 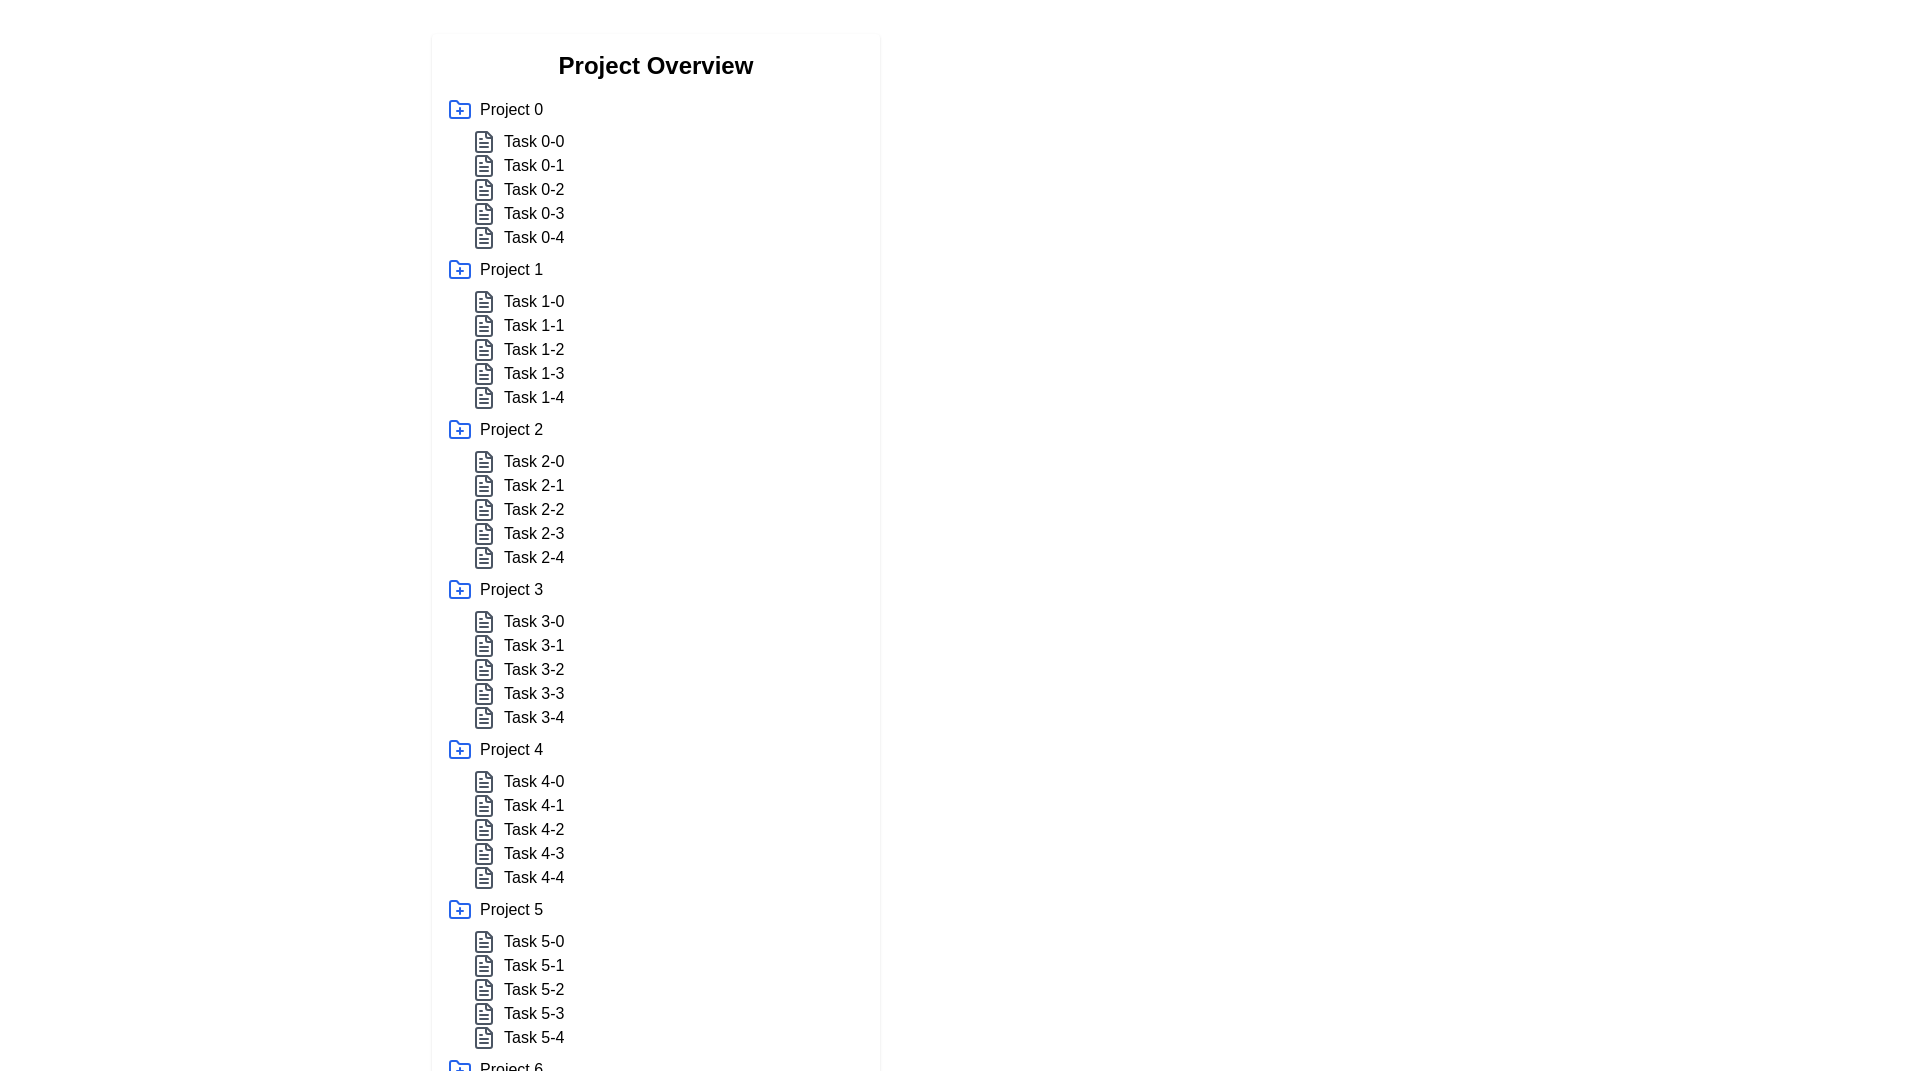 What do you see at coordinates (667, 1036) in the screenshot?
I see `the List Item labeled 'Task 5-4'` at bounding box center [667, 1036].